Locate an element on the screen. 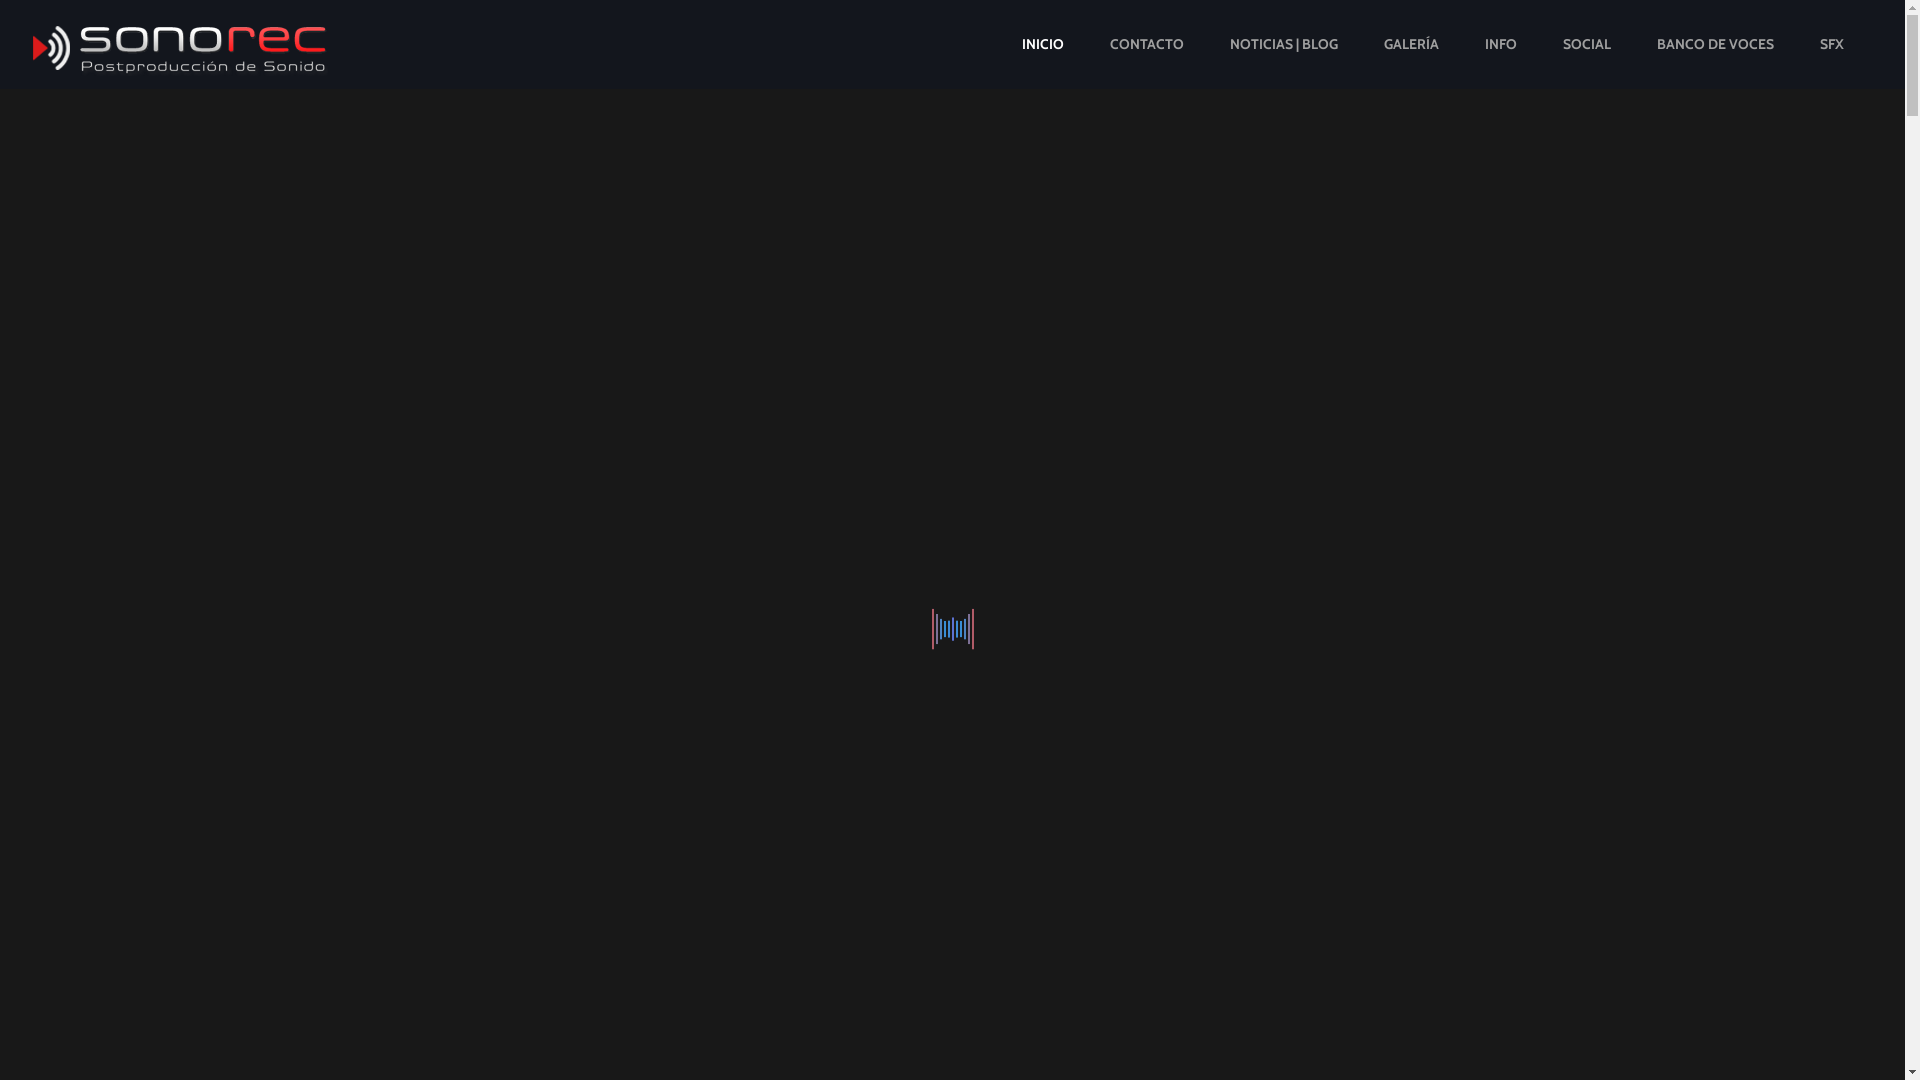 The image size is (1920, 1080). 'INICIO' is located at coordinates (1041, 44).